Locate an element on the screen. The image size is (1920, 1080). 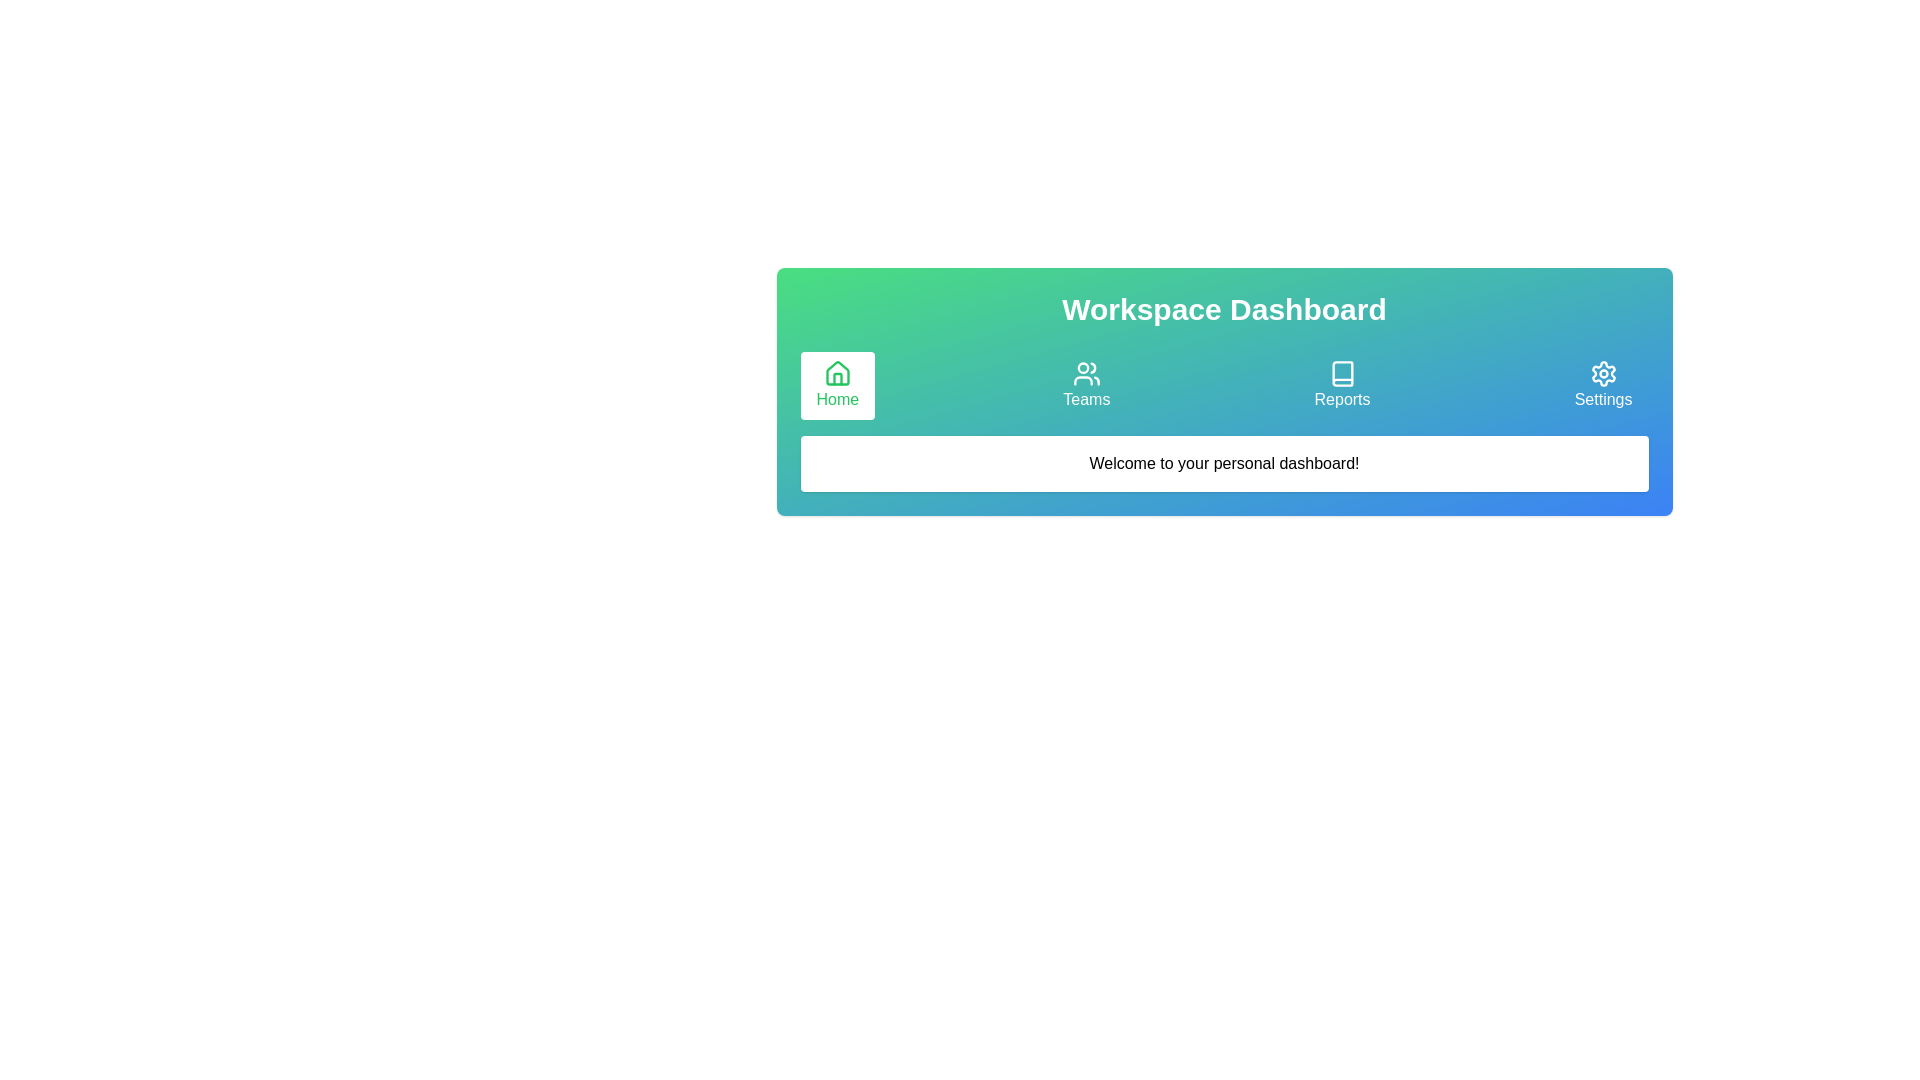
the gear-shaped icon in the top-right corner of the navigation bar is located at coordinates (1603, 374).